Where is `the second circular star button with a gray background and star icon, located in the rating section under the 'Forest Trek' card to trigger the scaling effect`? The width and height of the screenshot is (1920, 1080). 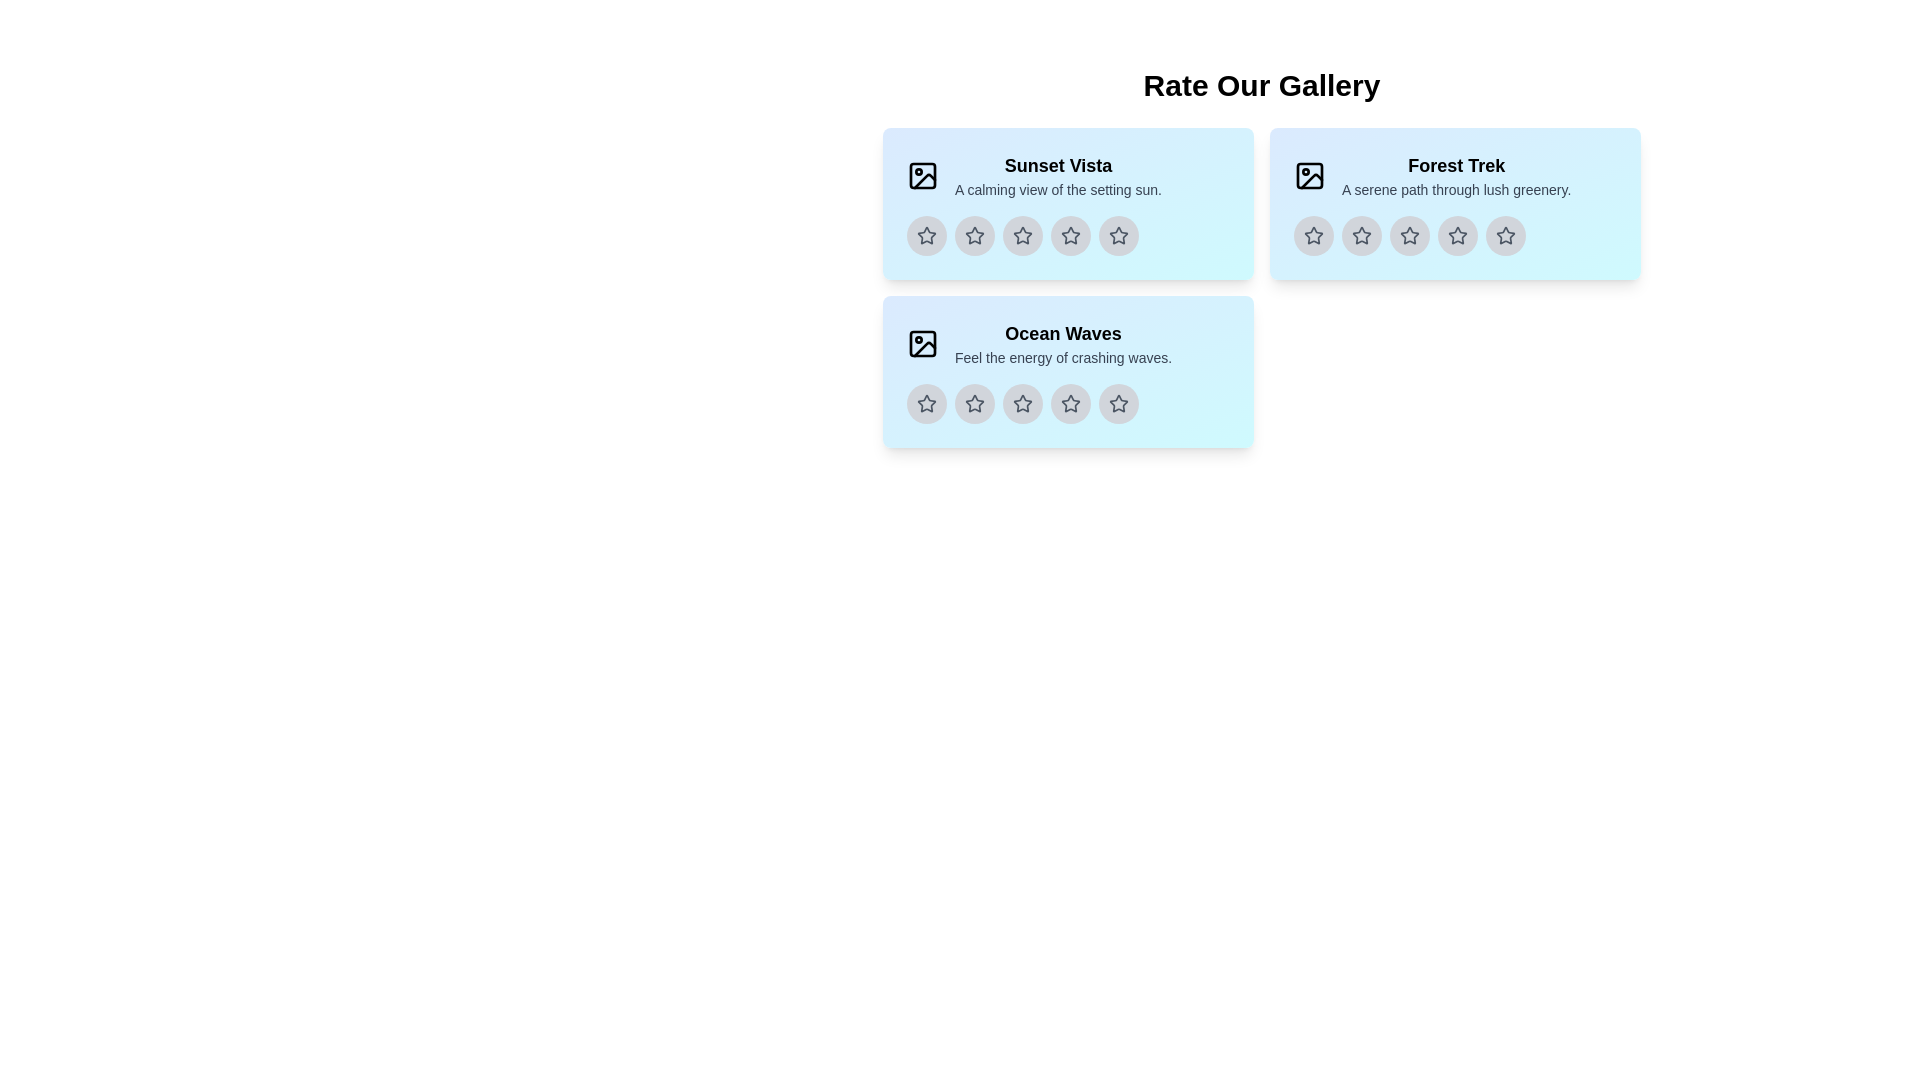 the second circular star button with a gray background and star icon, located in the rating section under the 'Forest Trek' card to trigger the scaling effect is located at coordinates (1361, 234).